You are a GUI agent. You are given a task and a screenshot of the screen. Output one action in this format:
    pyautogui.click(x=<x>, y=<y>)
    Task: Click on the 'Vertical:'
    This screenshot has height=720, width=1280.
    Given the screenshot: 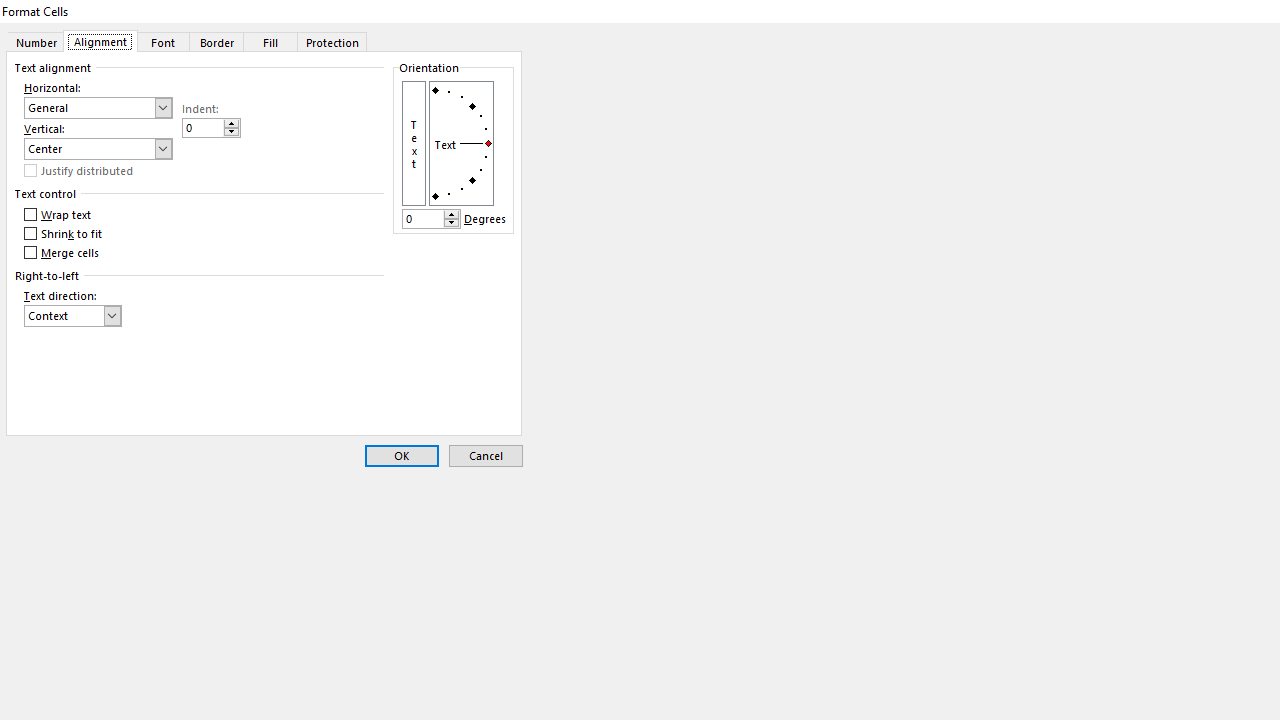 What is the action you would take?
    pyautogui.click(x=97, y=148)
    